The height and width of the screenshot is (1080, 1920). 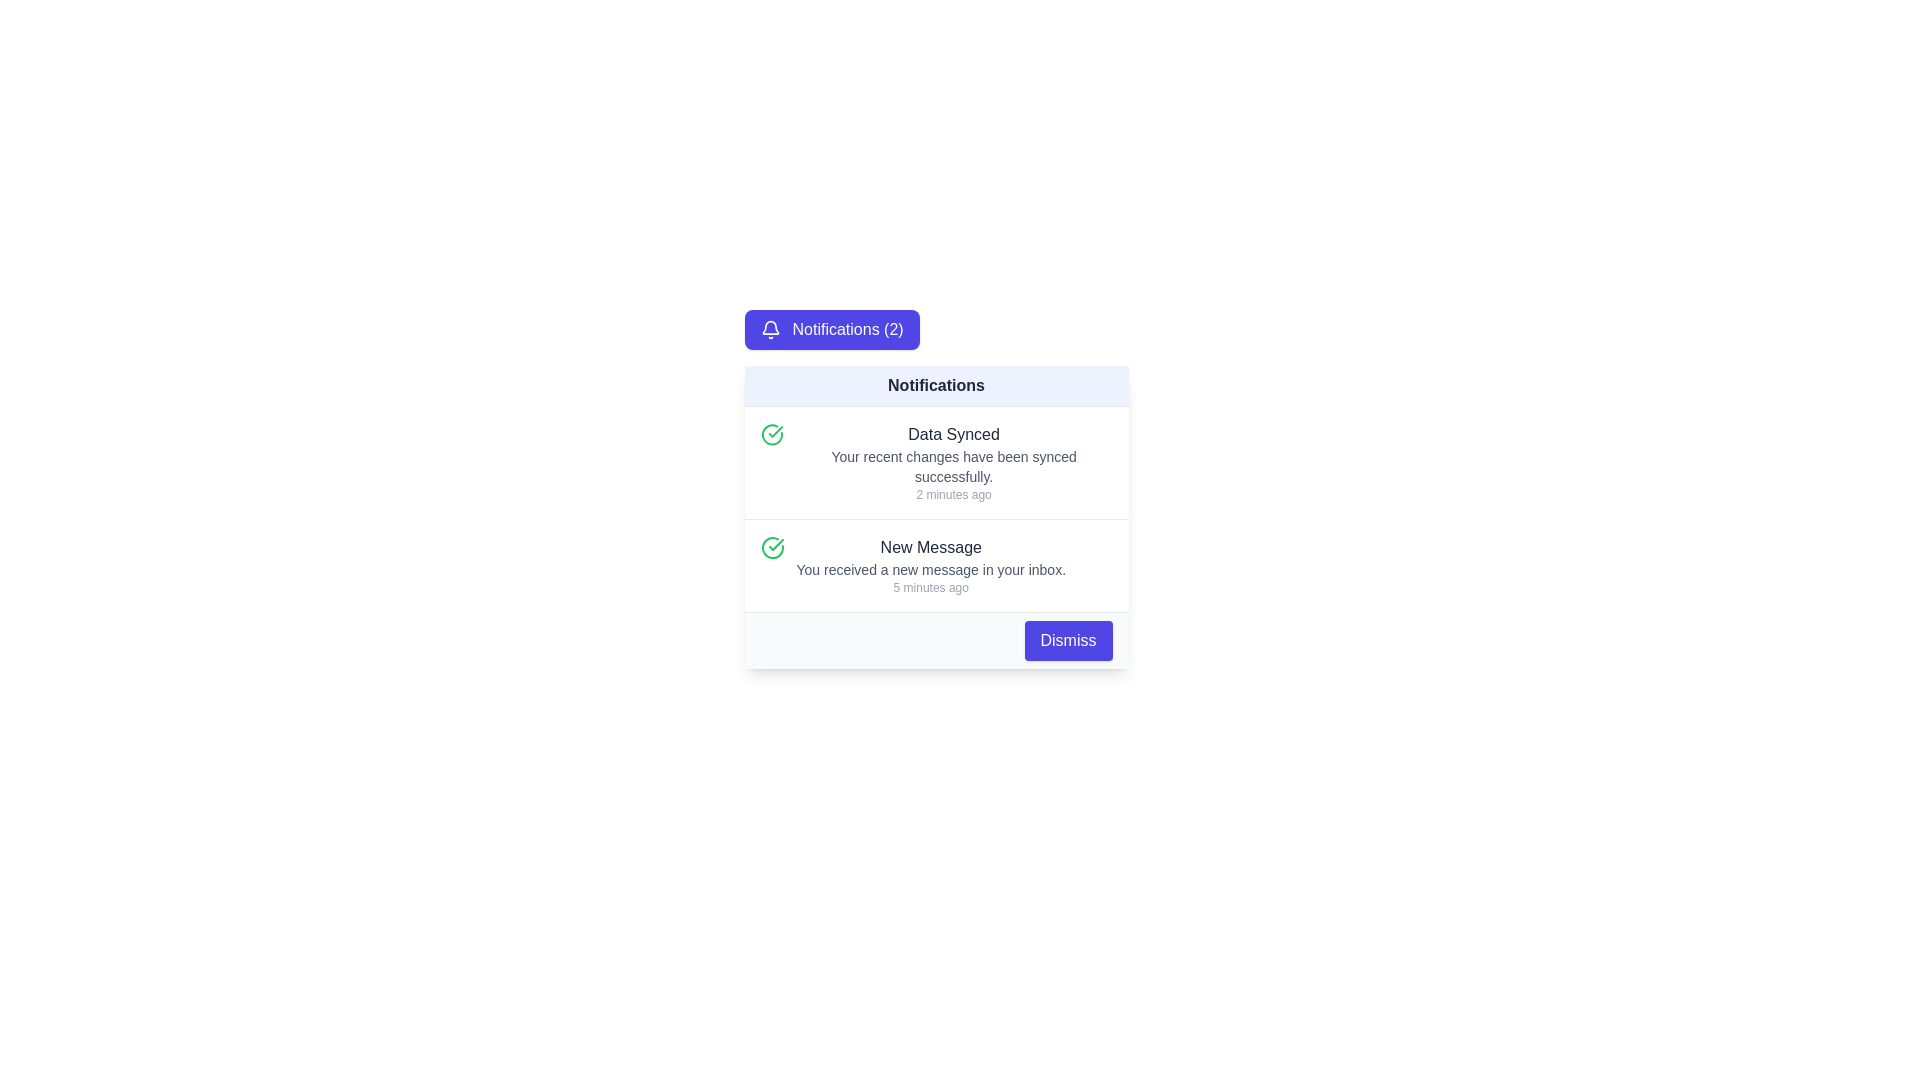 What do you see at coordinates (1067, 640) in the screenshot?
I see `the dismiss button located at the lower right corner of the notification panel to observe the hover effect` at bounding box center [1067, 640].